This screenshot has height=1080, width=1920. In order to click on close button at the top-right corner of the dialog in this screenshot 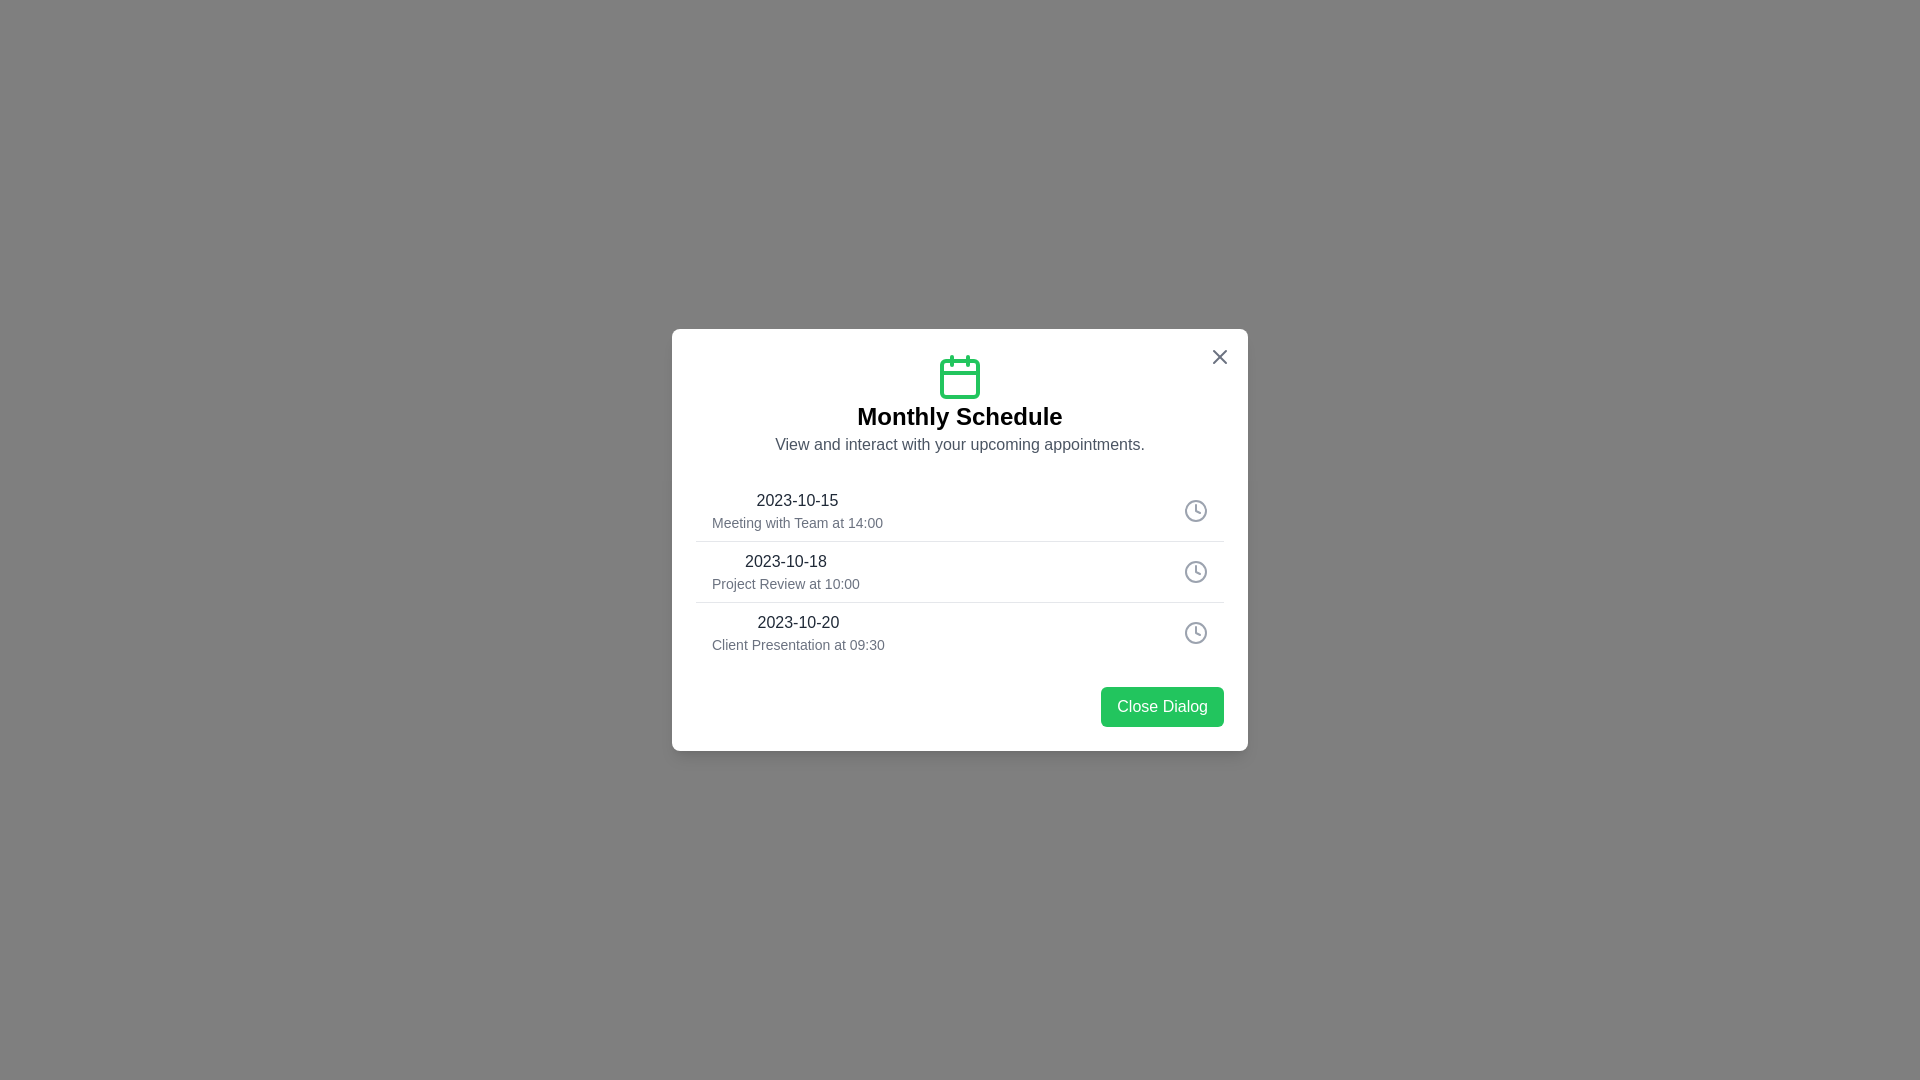, I will do `click(1218, 356)`.